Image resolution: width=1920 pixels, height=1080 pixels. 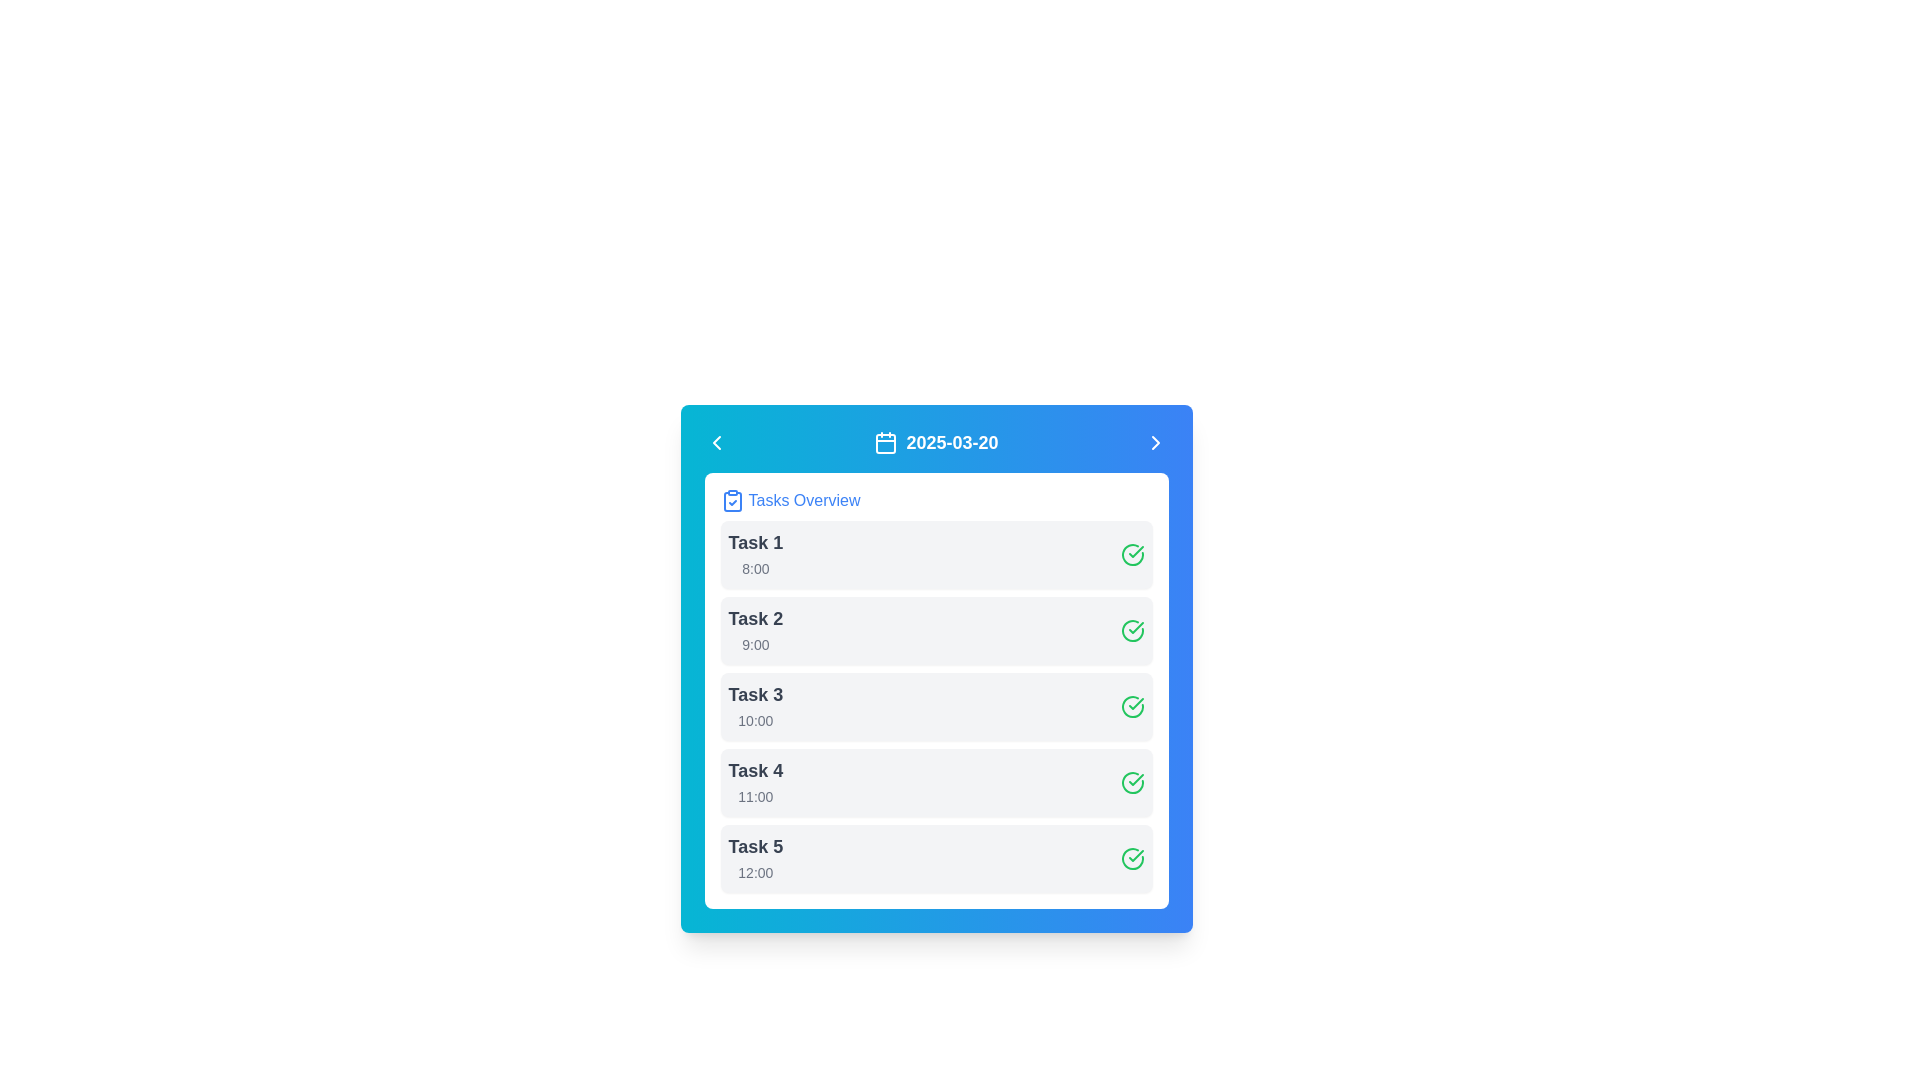 What do you see at coordinates (754, 770) in the screenshot?
I see `the static text label displaying 'Task 4', which is in bold, large font and located in the fourth row of the task list` at bounding box center [754, 770].